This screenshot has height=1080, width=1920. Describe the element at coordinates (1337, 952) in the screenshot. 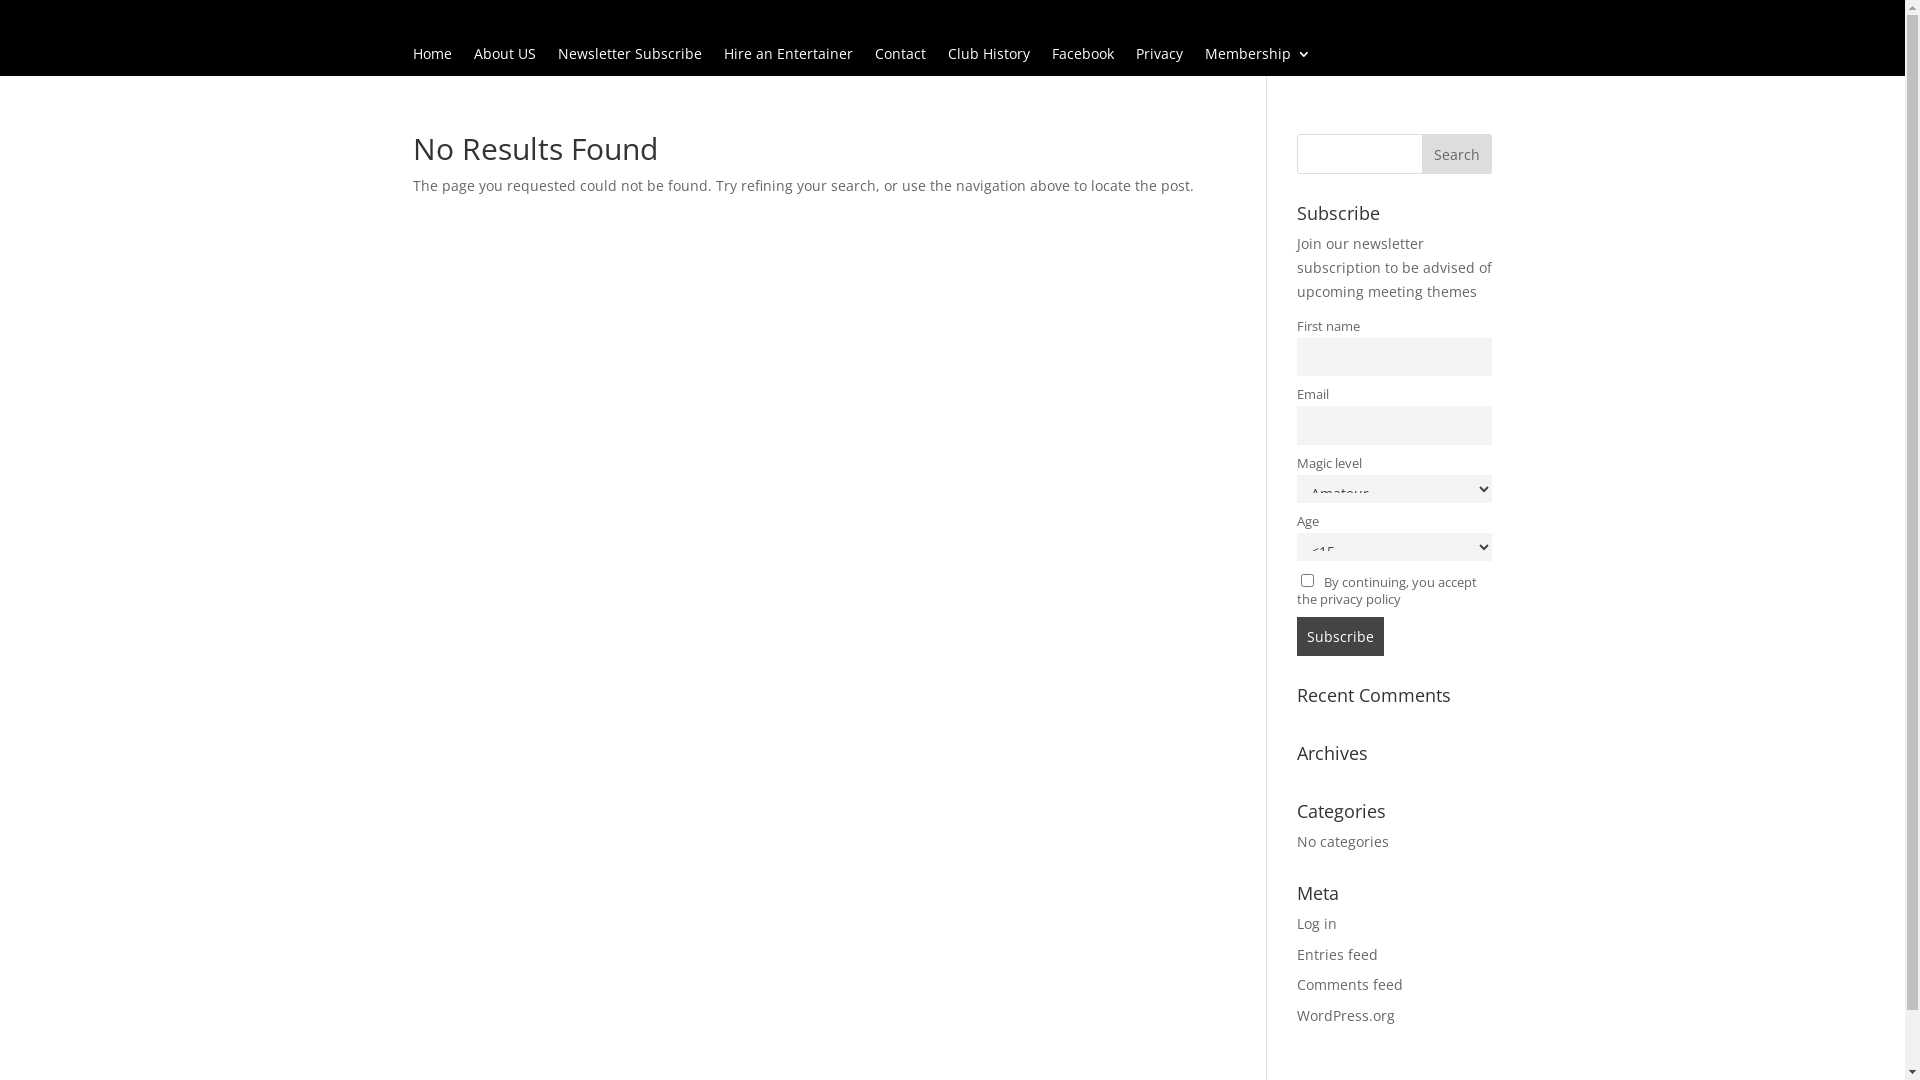

I see `'Entries feed'` at that location.